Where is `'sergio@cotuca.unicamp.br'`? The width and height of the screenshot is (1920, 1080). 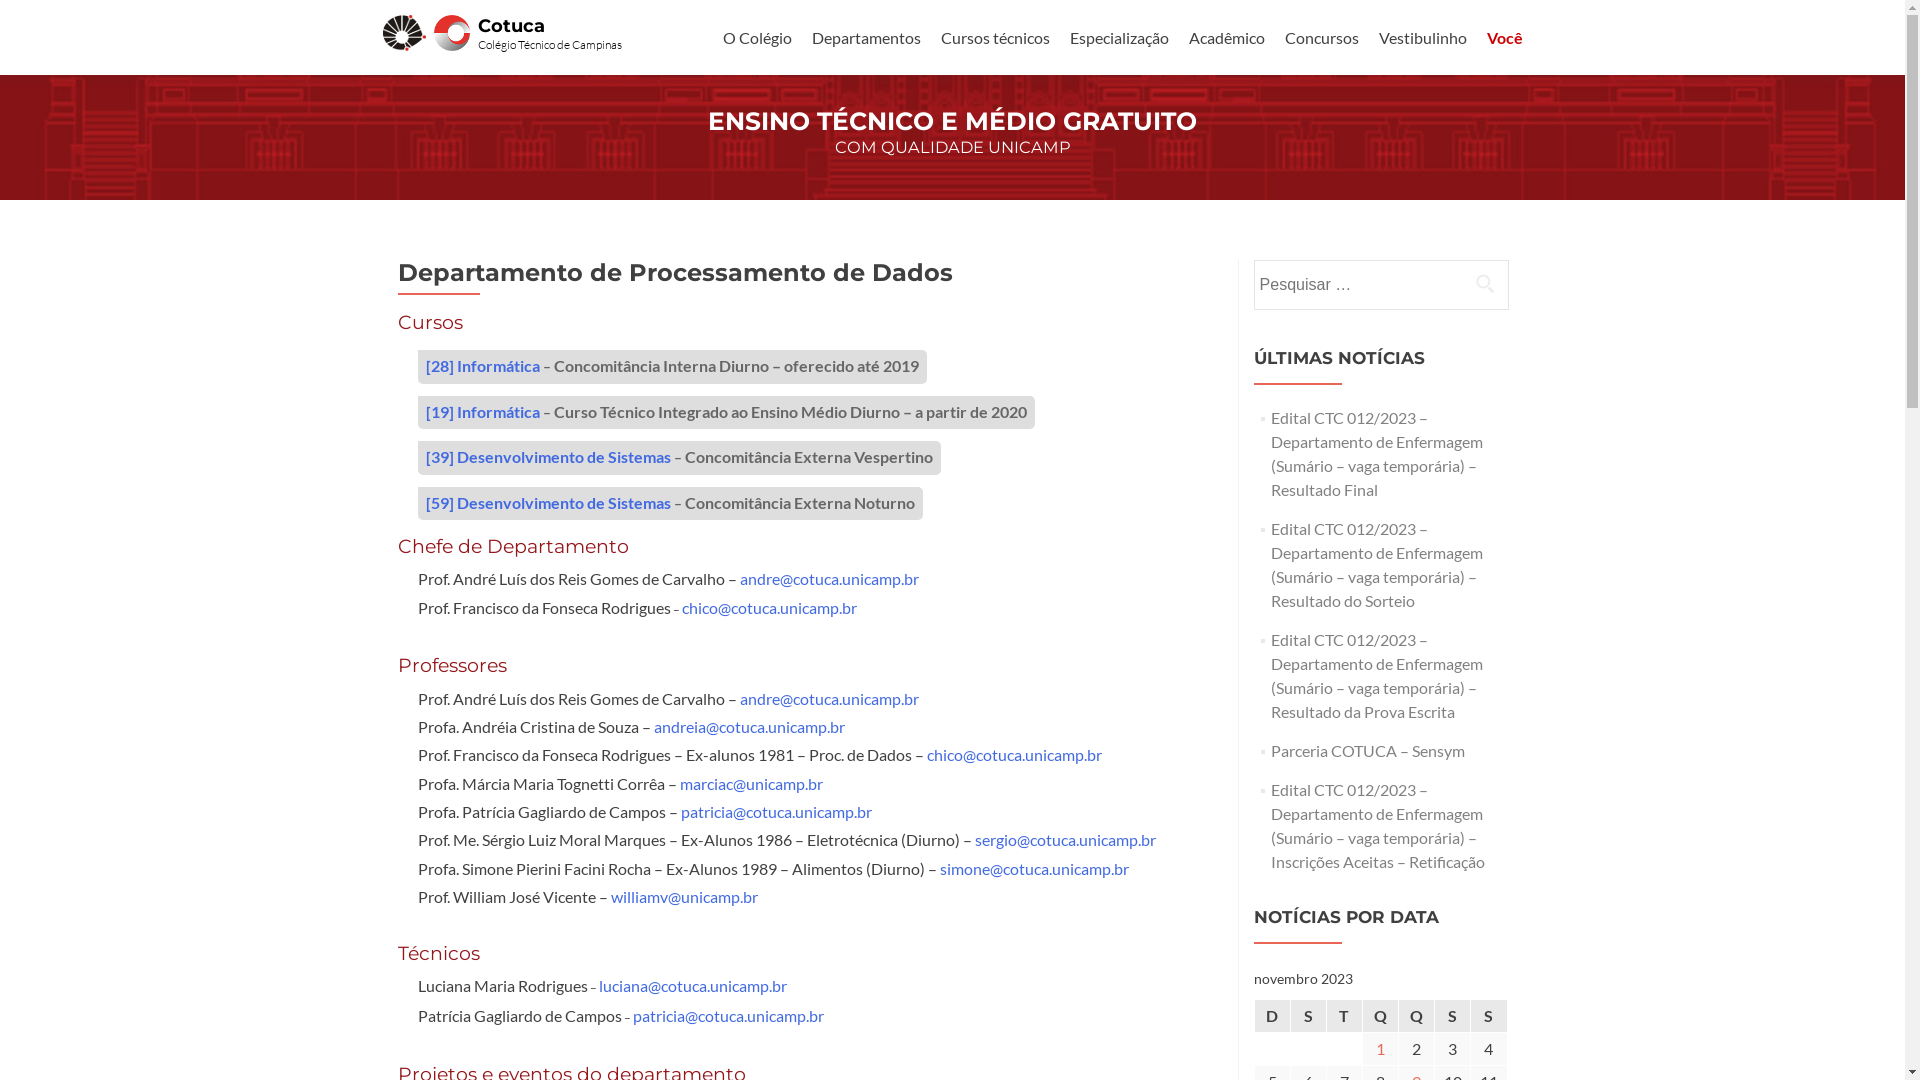
'sergio@cotuca.unicamp.br' is located at coordinates (1063, 839).